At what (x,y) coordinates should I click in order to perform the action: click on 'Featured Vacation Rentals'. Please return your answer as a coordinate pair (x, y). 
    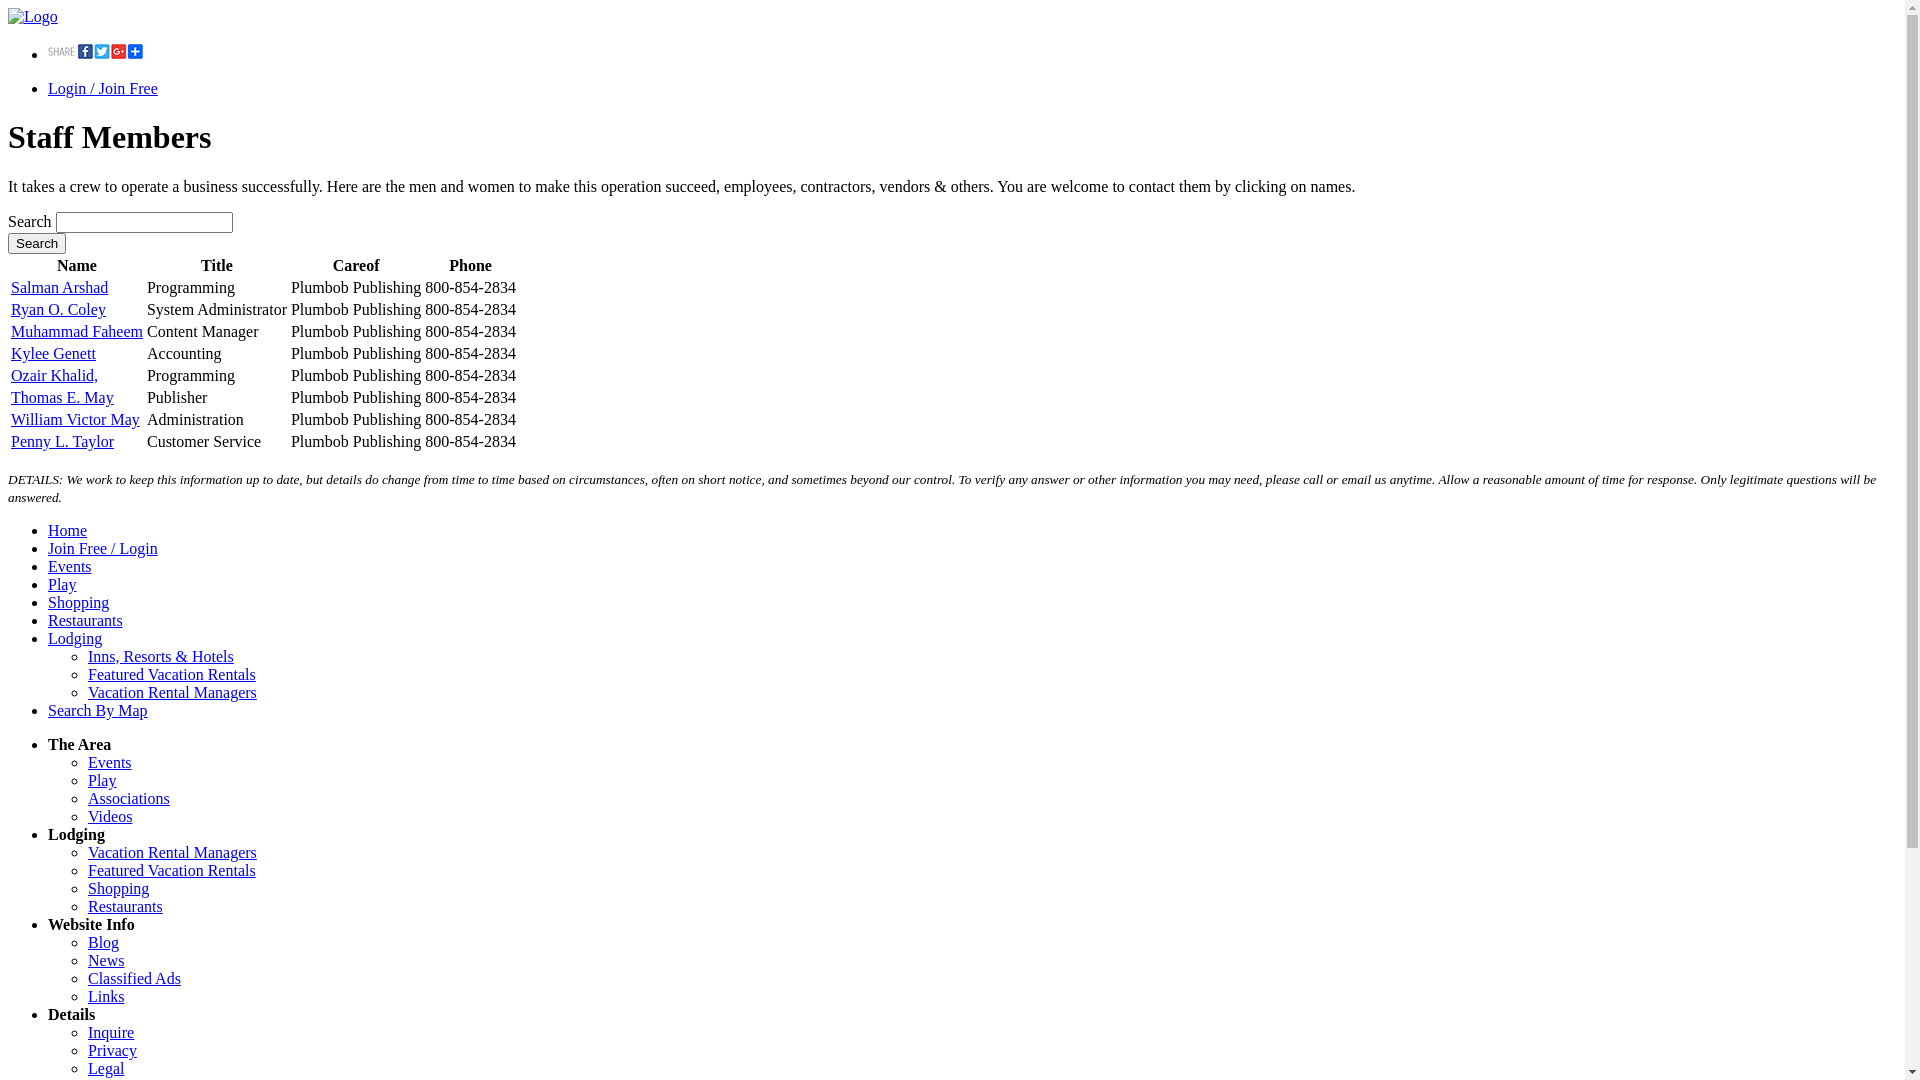
    Looking at the image, I should click on (172, 869).